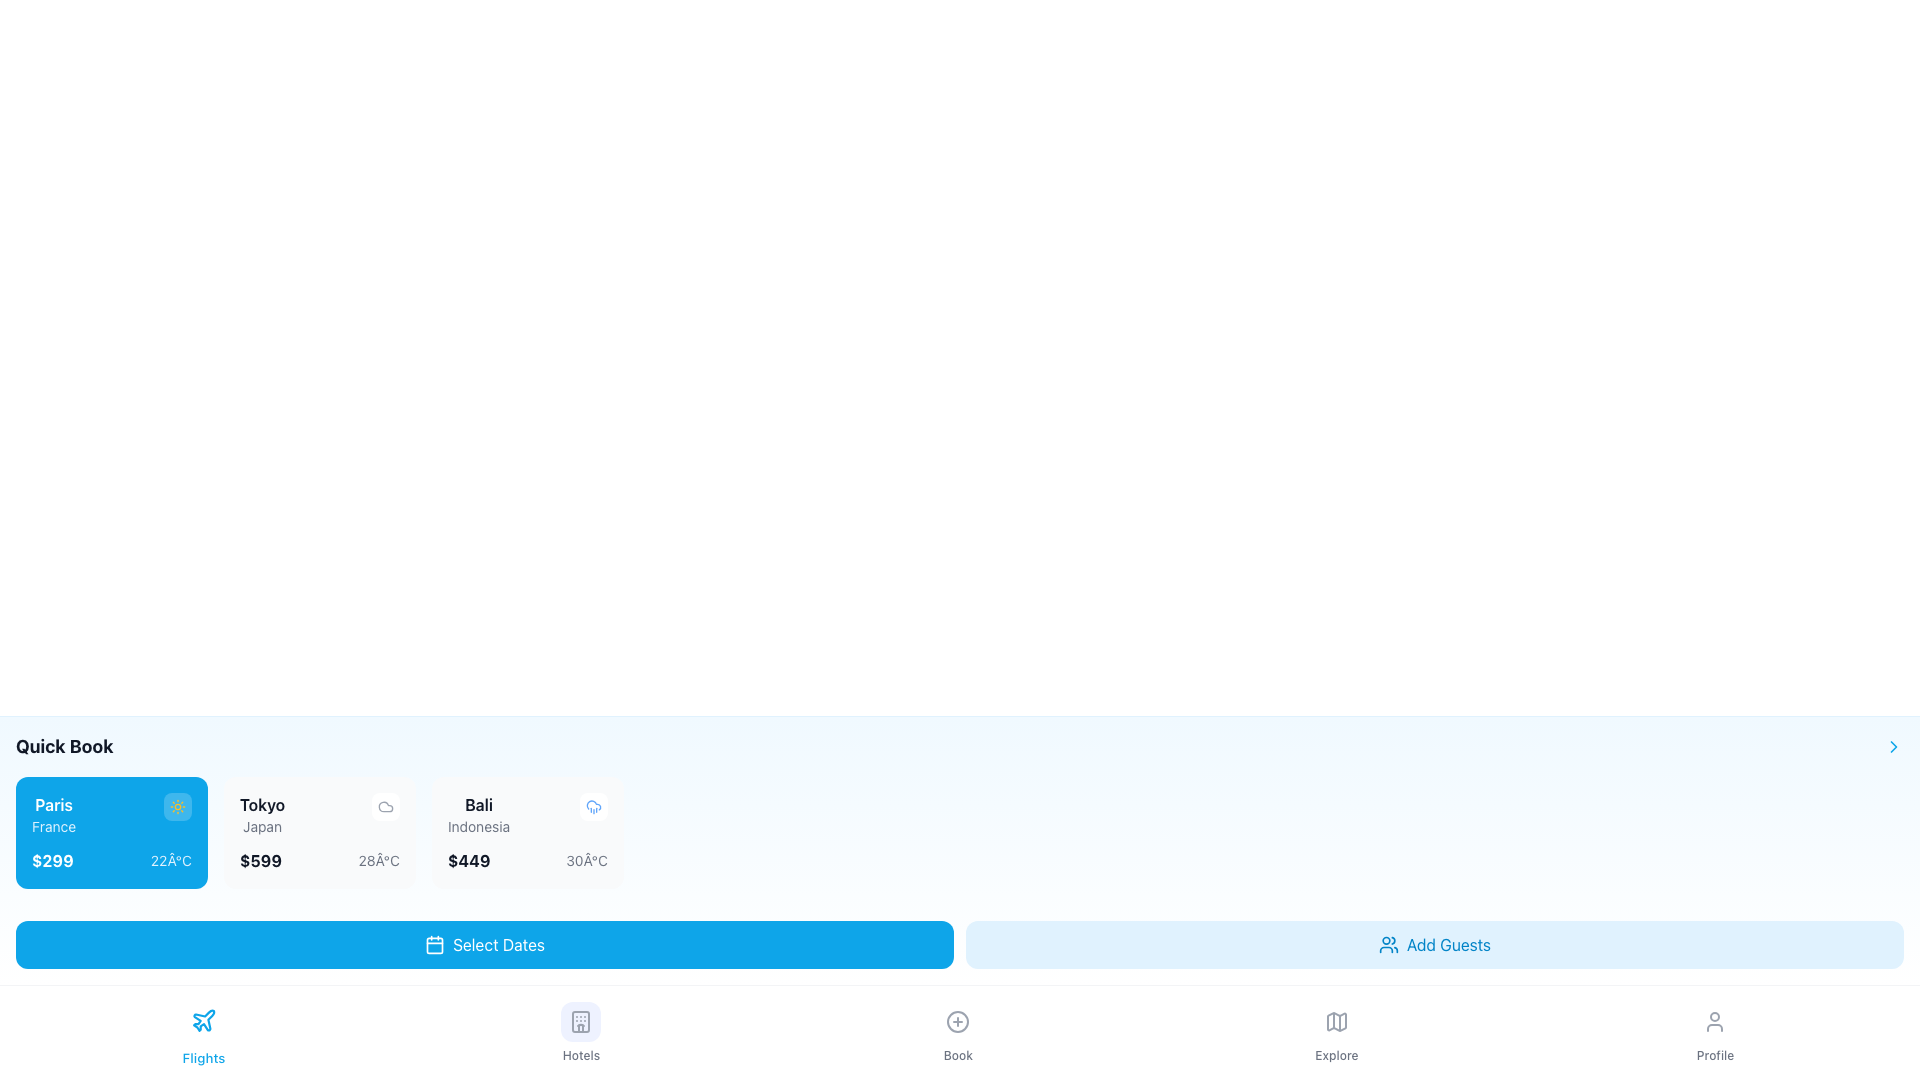  Describe the element at coordinates (586, 859) in the screenshot. I see `the temperature text label displaying '30Â°C' located at the bottom right of the 'Bali Indonesia' section, which is to the right of the '$449' price text` at that location.